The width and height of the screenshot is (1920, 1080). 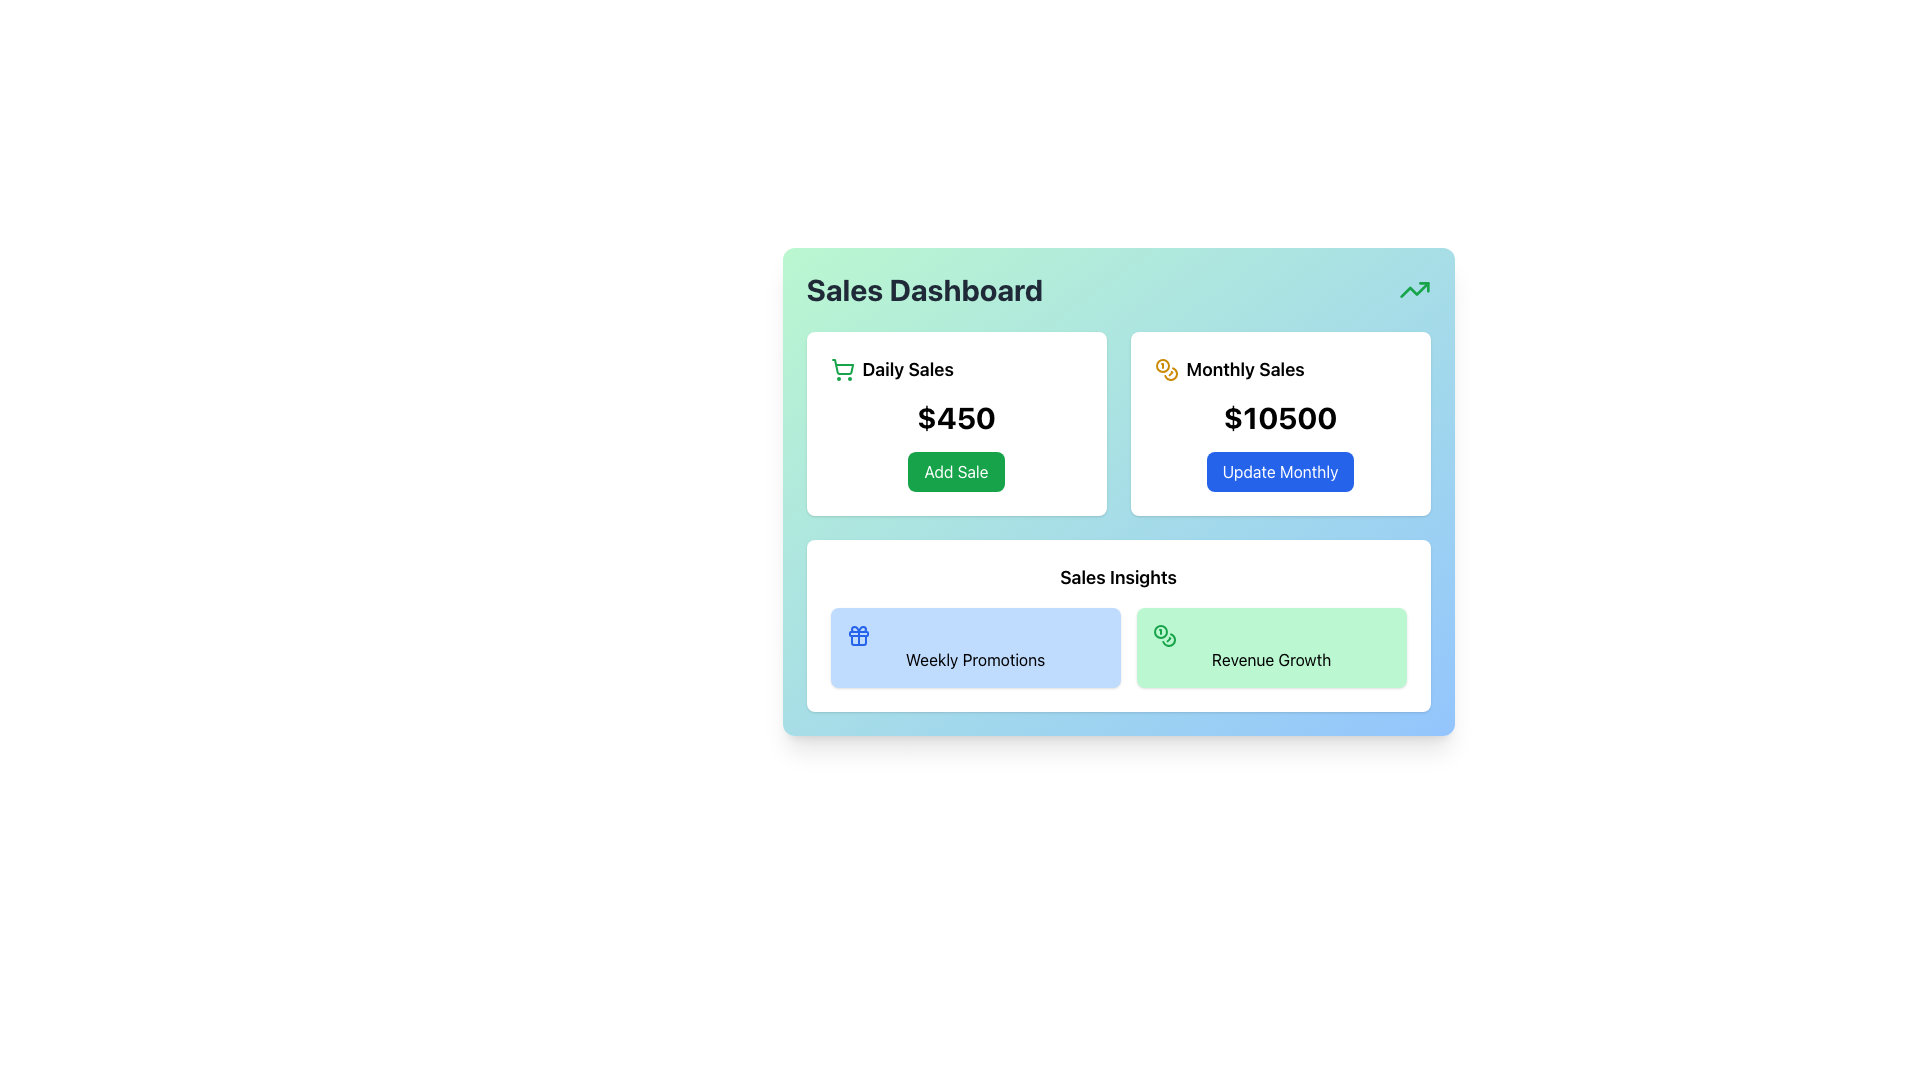 I want to click on the graphical circle part of the SVG within the coins icon located in the top-right part of the 'Monthly Sales' card, adjacent to the text '$10500' and the 'Update Monthly' button, so click(x=1162, y=366).